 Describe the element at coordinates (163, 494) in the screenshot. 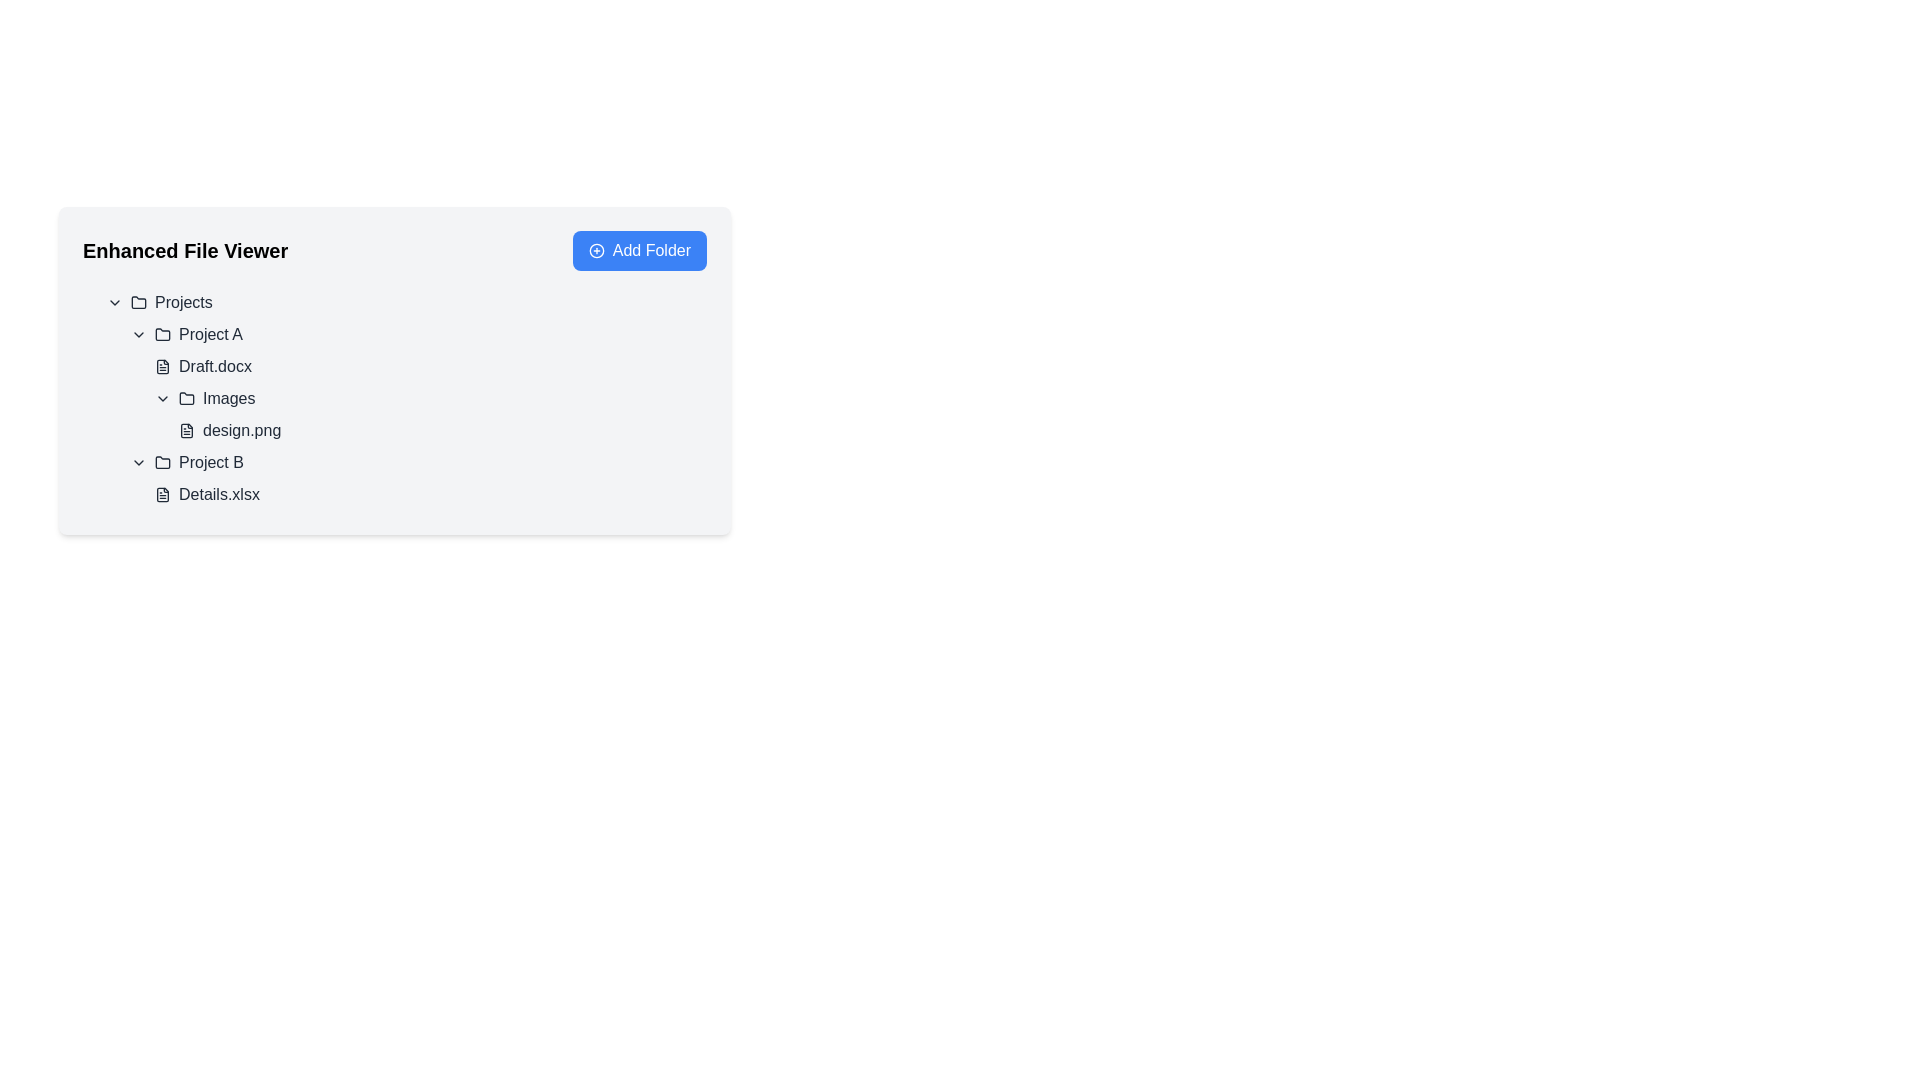

I see `the small black-and-white outlined document icon located to the left of the 'Details.xlsx' label in the file viewer interface` at that location.